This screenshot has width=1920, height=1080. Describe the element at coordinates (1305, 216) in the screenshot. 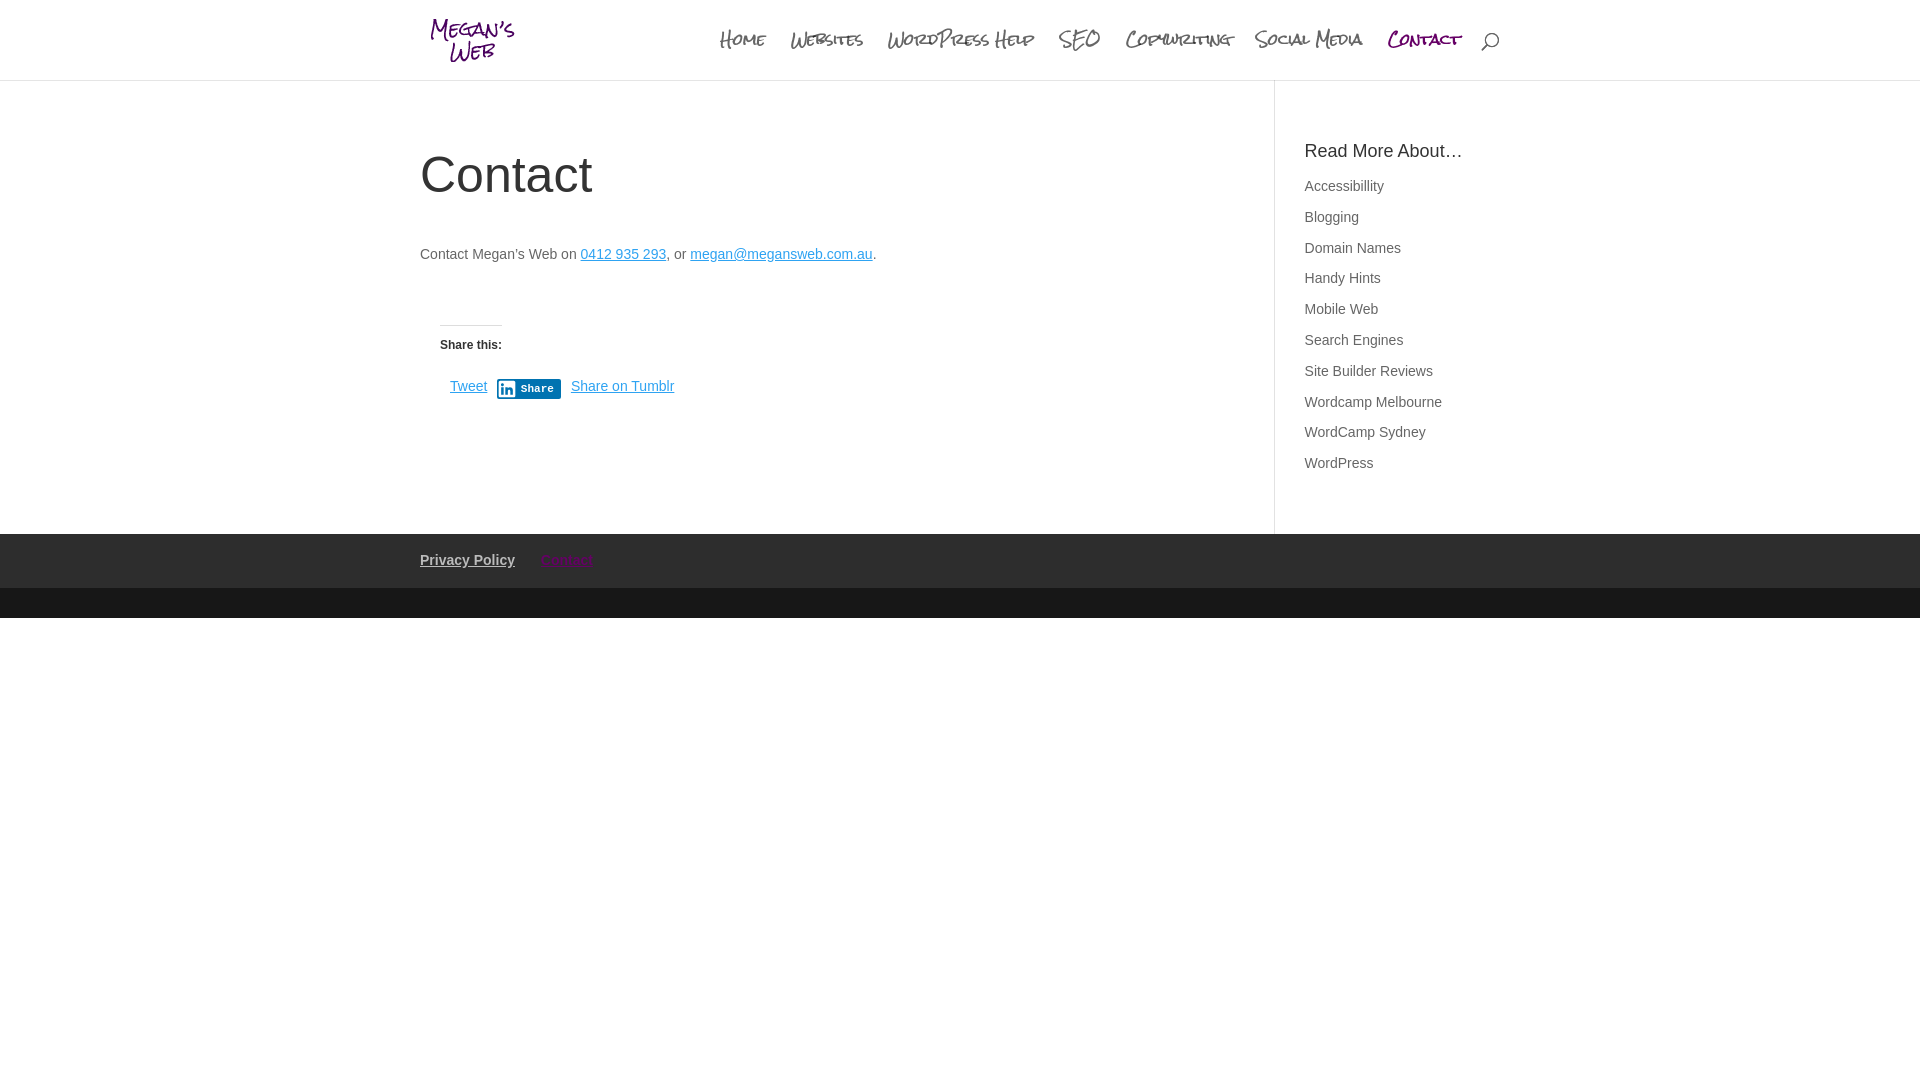

I see `'Blogging'` at that location.